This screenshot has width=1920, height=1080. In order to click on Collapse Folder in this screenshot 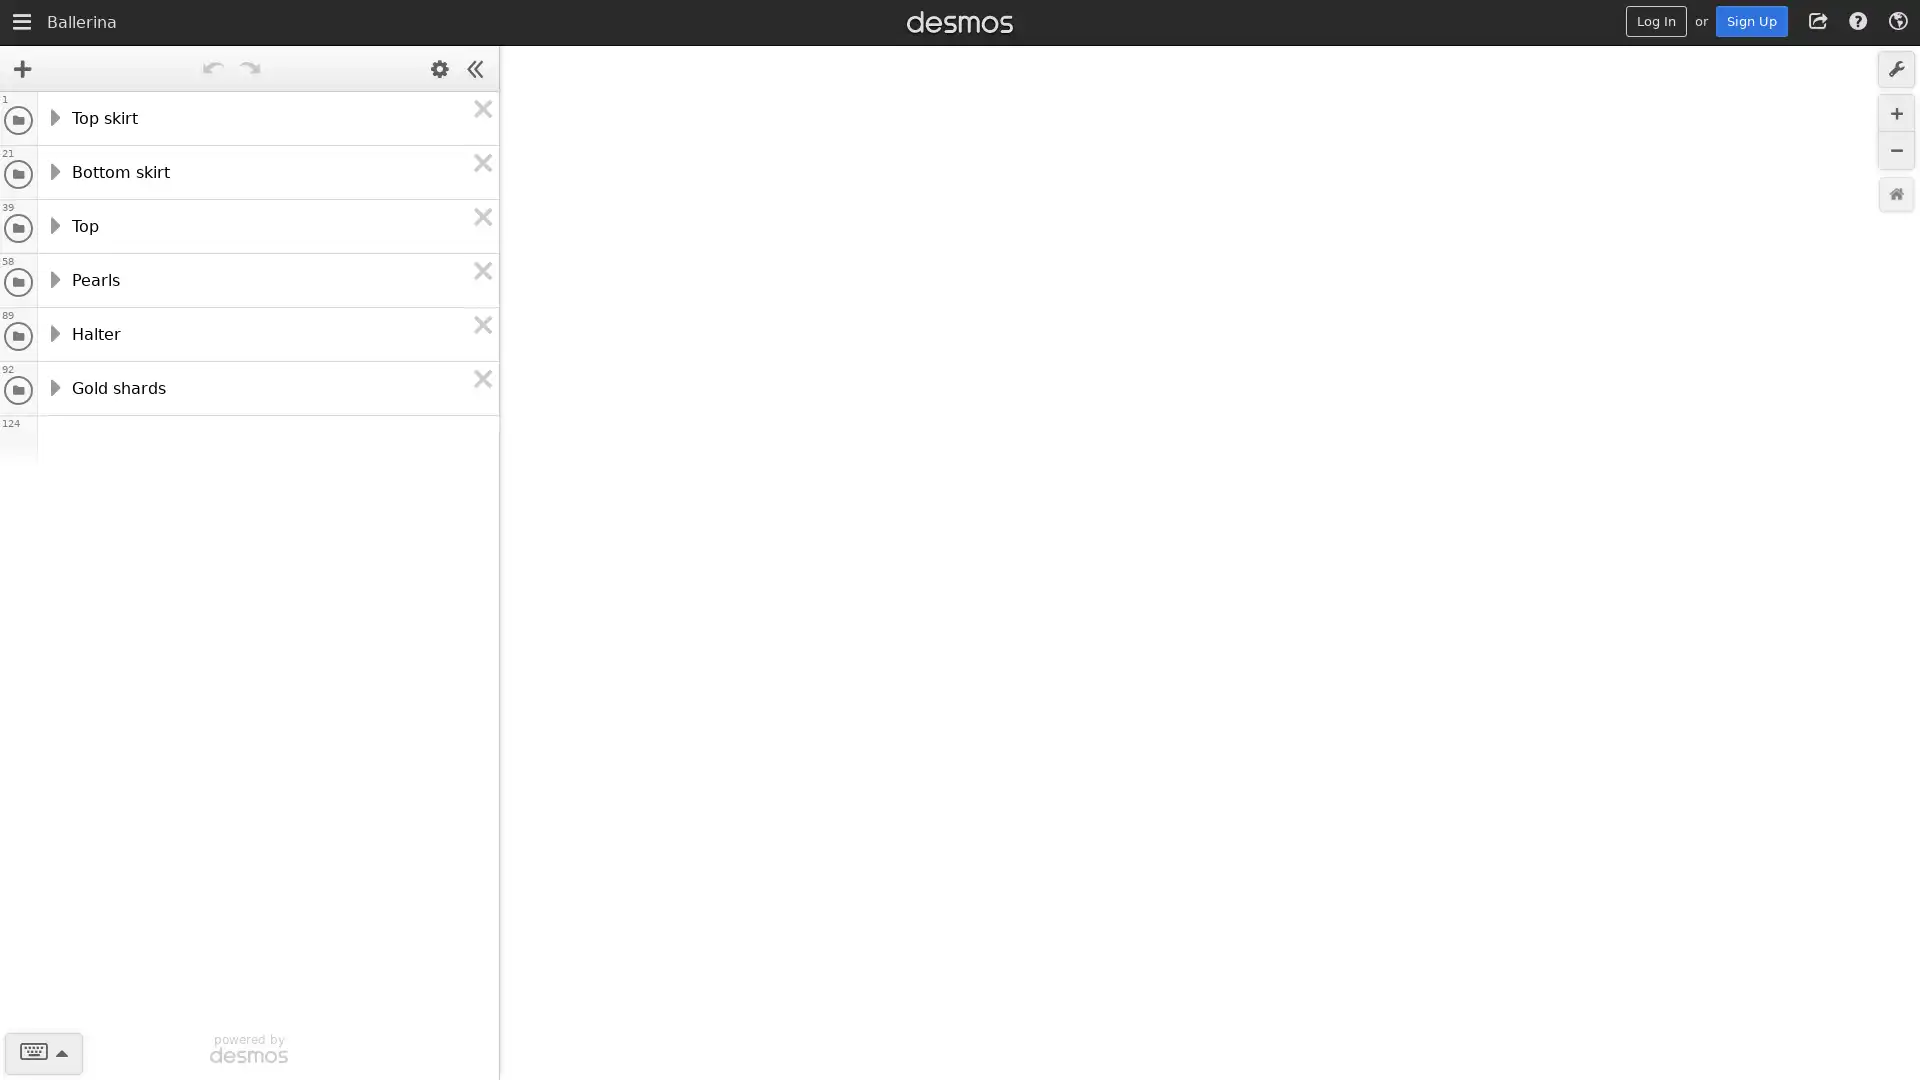, I will do `click(53, 223)`.